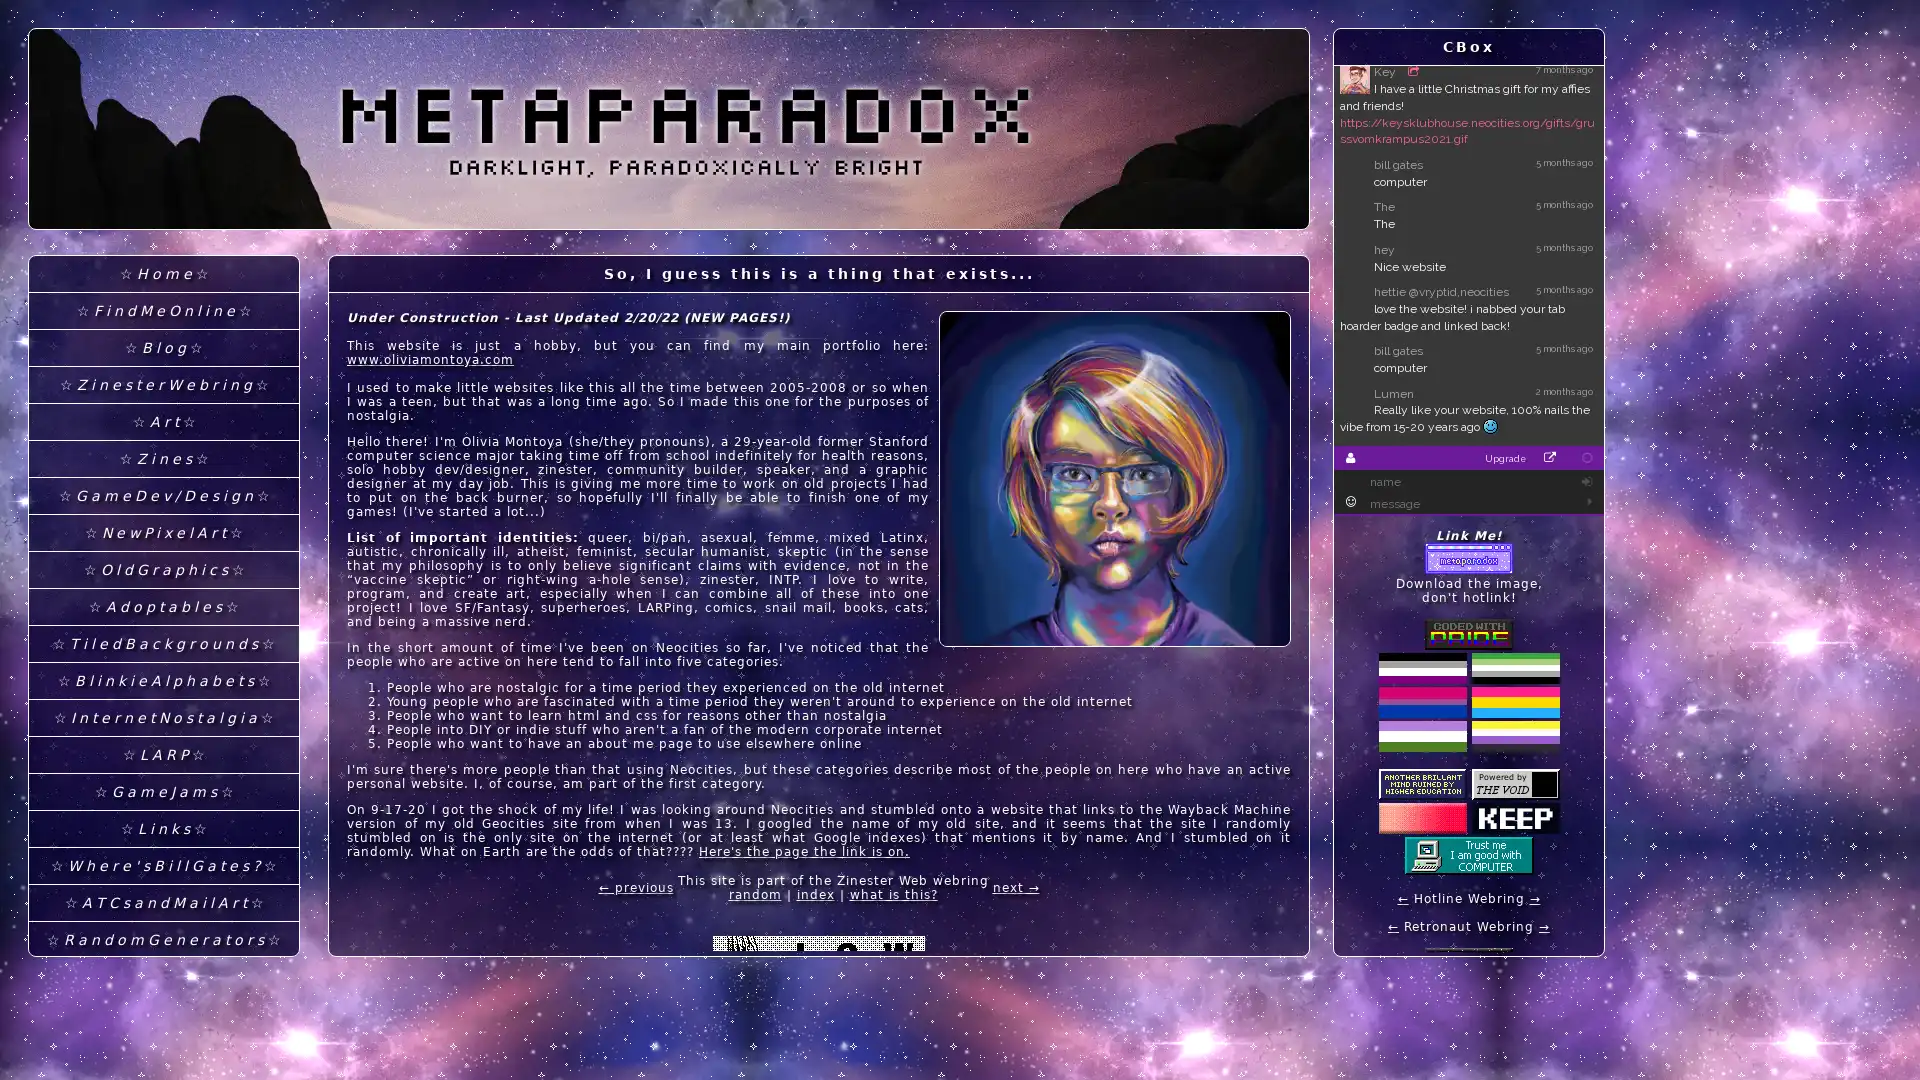 This screenshot has width=1920, height=1080. Describe the element at coordinates (163, 274) in the screenshot. I see `H o m e` at that location.